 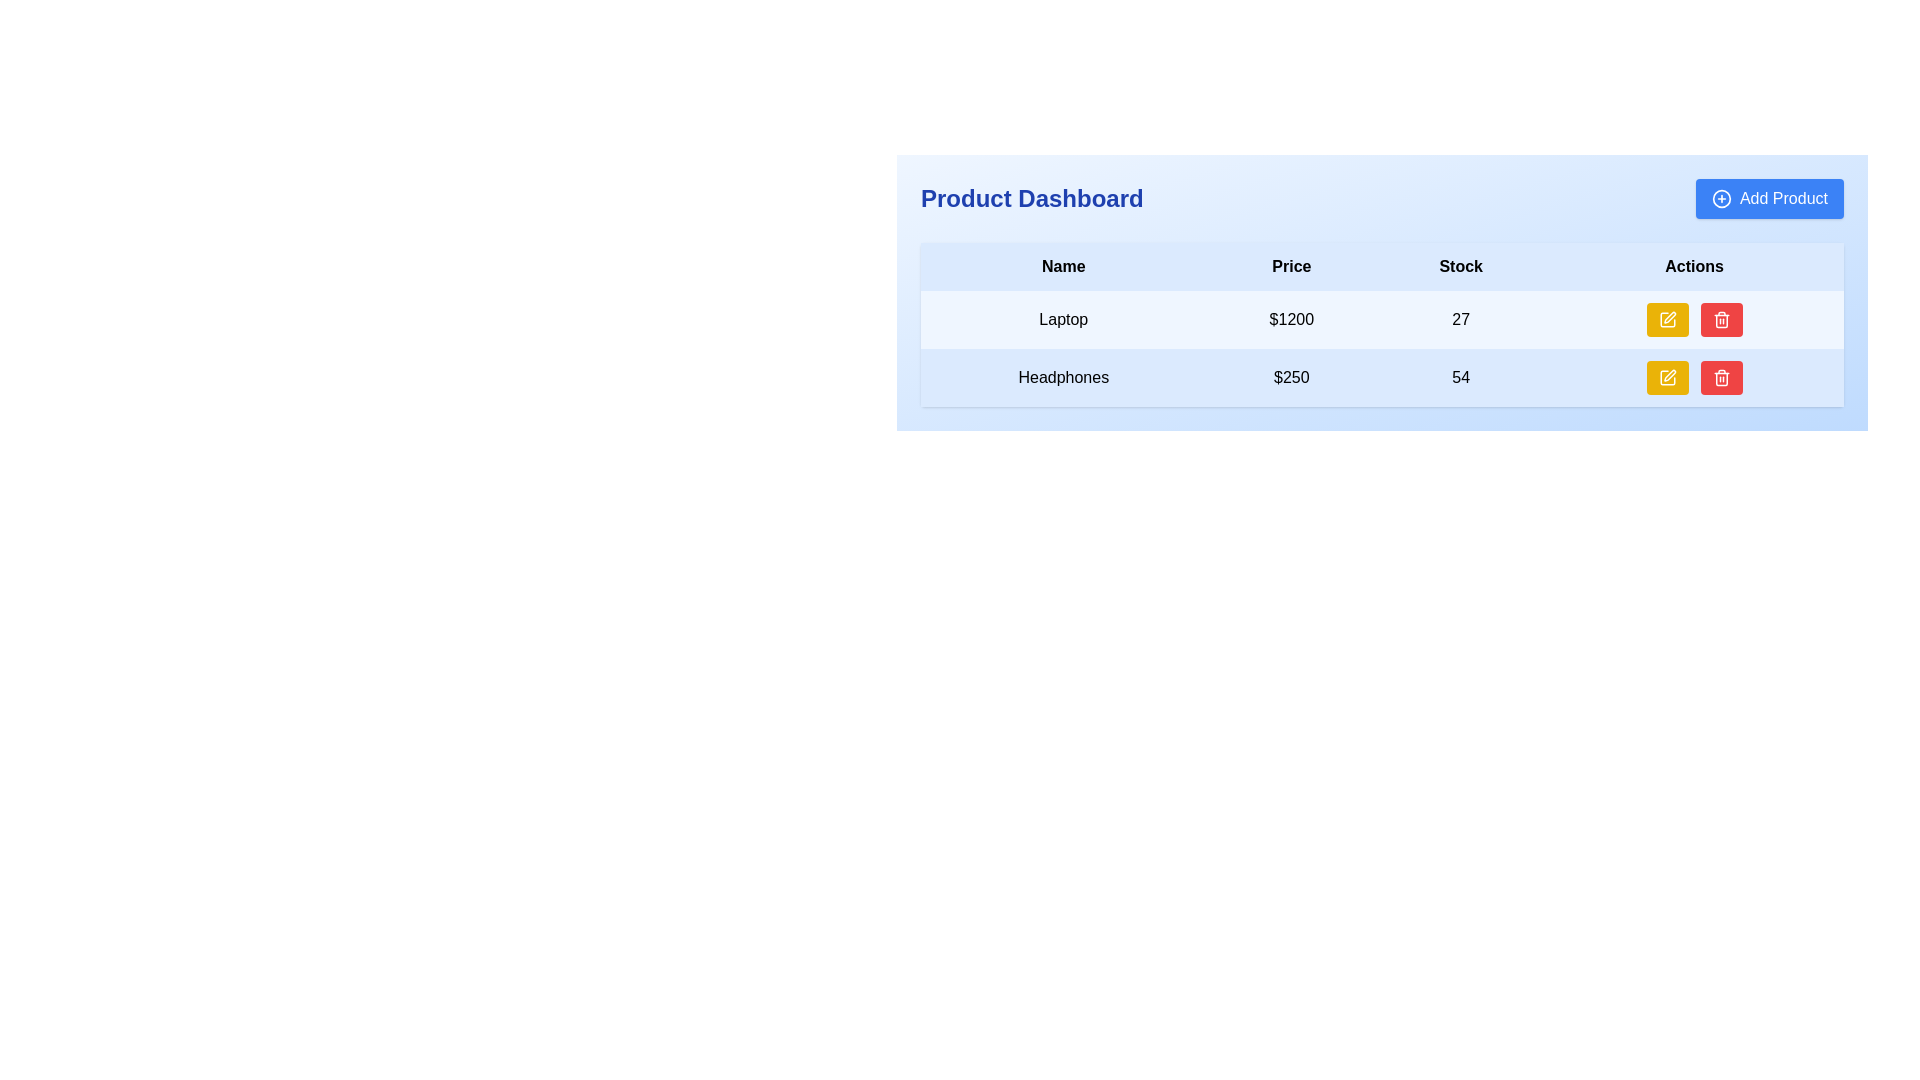 I want to click on the Text label that denotes the name or description of a product in the first row of the data table under the column labeled 'Name.' It is horizontally aligned with '$1200,' '27,' and action buttons, so click(x=1062, y=319).